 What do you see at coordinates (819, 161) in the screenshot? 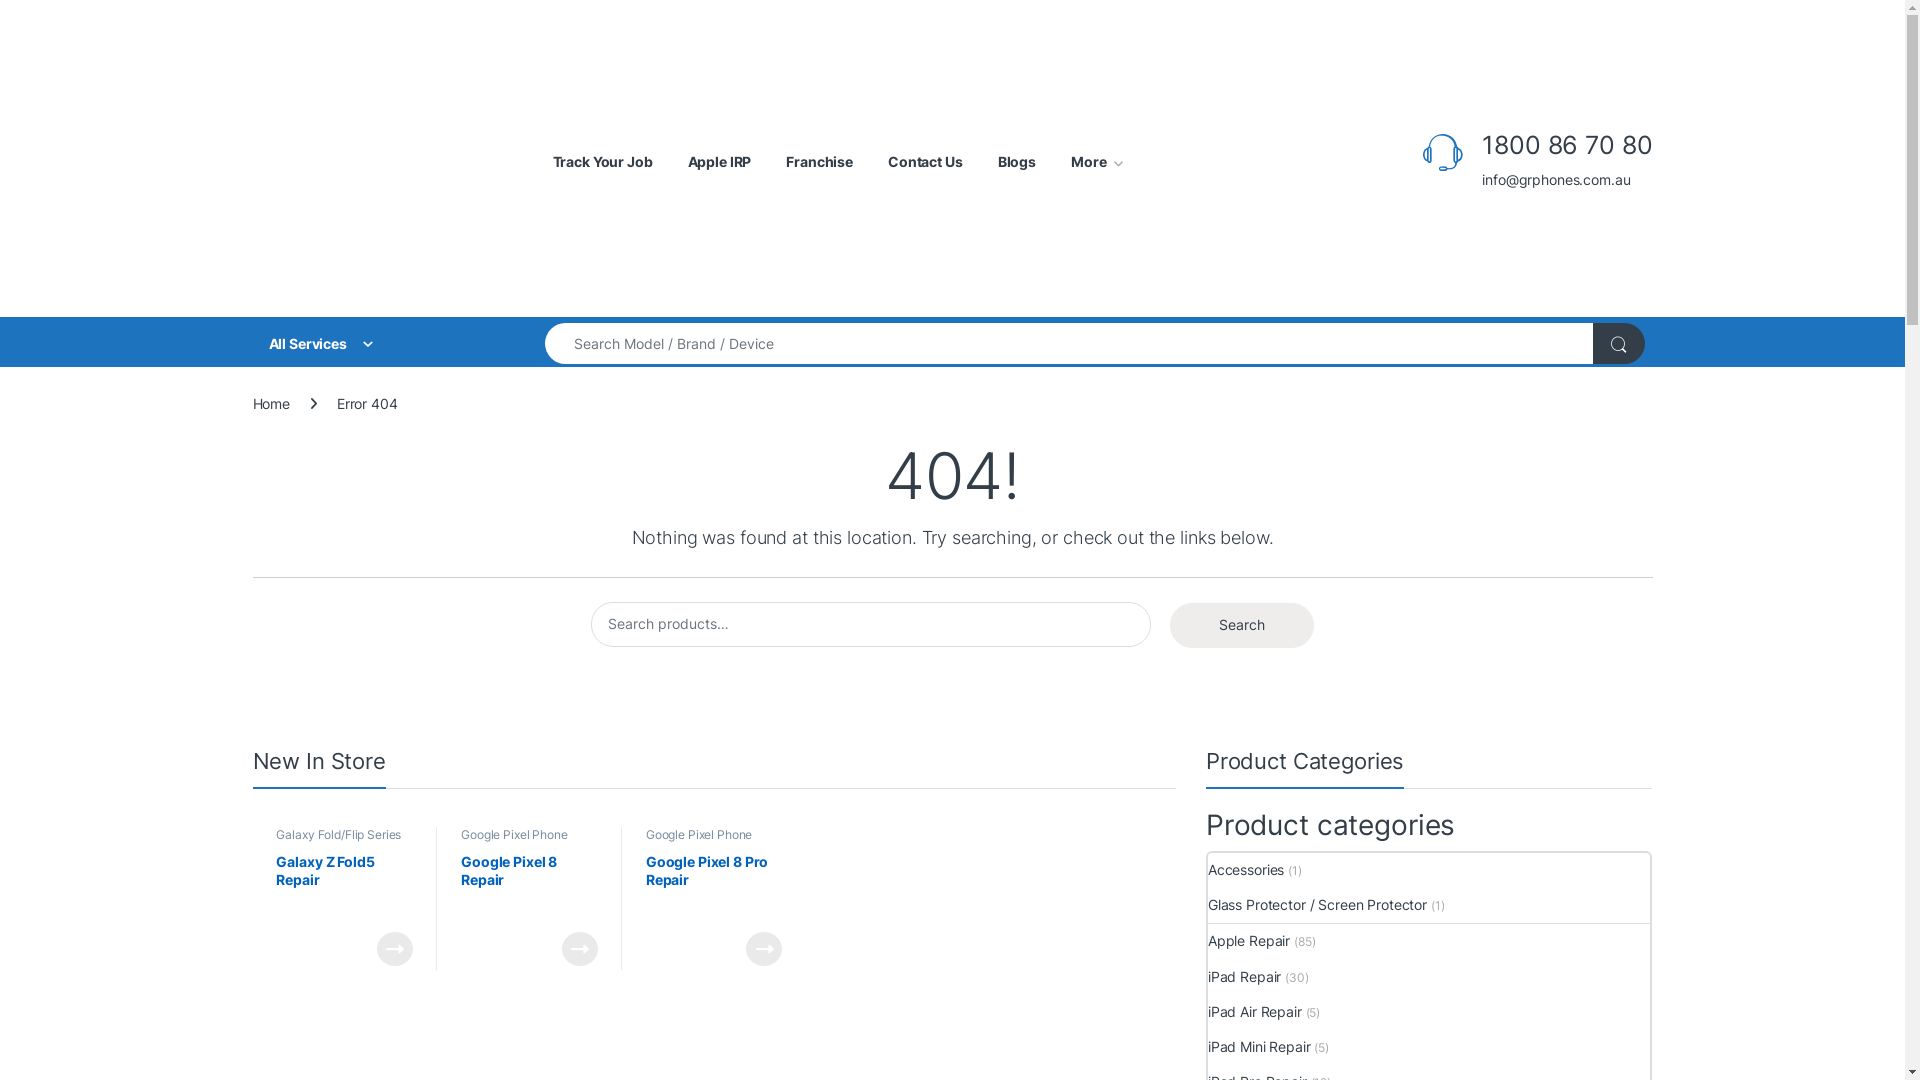
I see `'Franchise'` at bounding box center [819, 161].